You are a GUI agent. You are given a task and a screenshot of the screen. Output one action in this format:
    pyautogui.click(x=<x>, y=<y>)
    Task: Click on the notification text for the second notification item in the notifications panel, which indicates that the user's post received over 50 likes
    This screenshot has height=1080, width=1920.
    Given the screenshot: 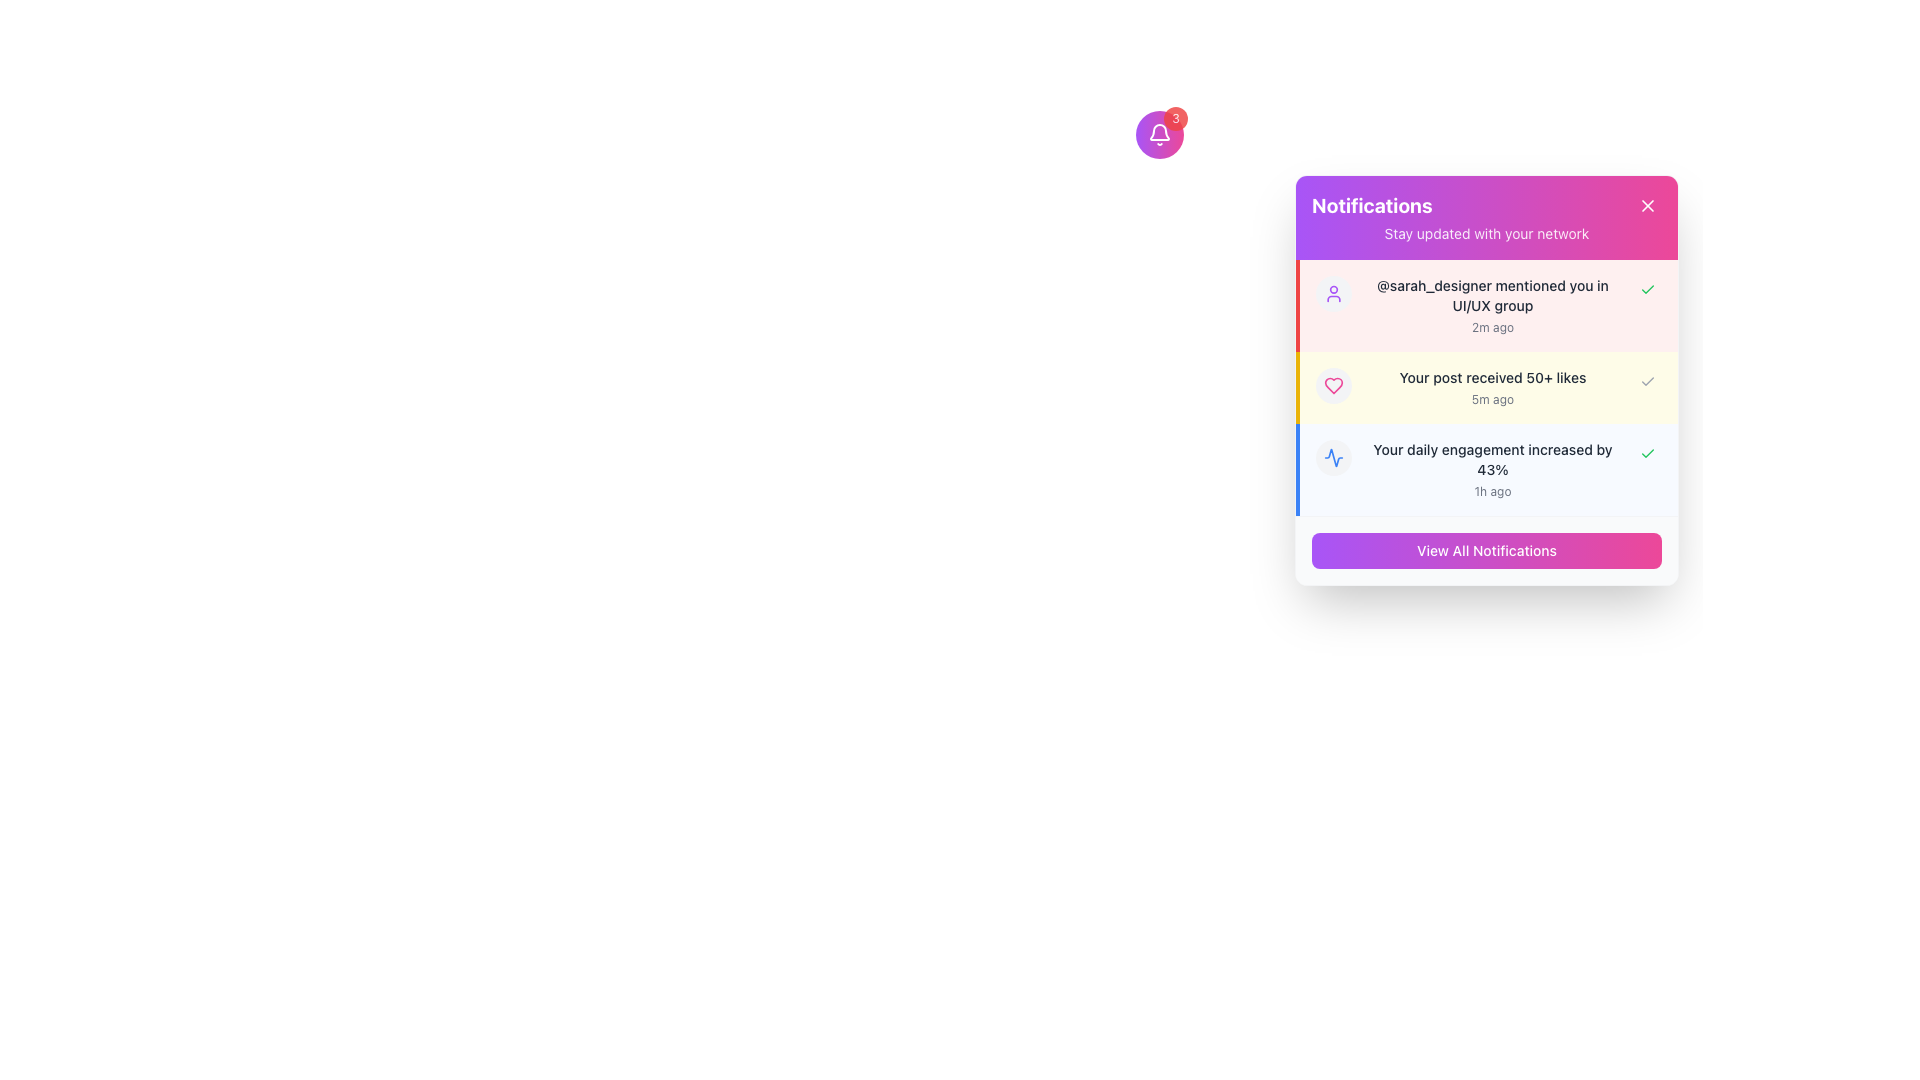 What is the action you would take?
    pyautogui.click(x=1488, y=388)
    